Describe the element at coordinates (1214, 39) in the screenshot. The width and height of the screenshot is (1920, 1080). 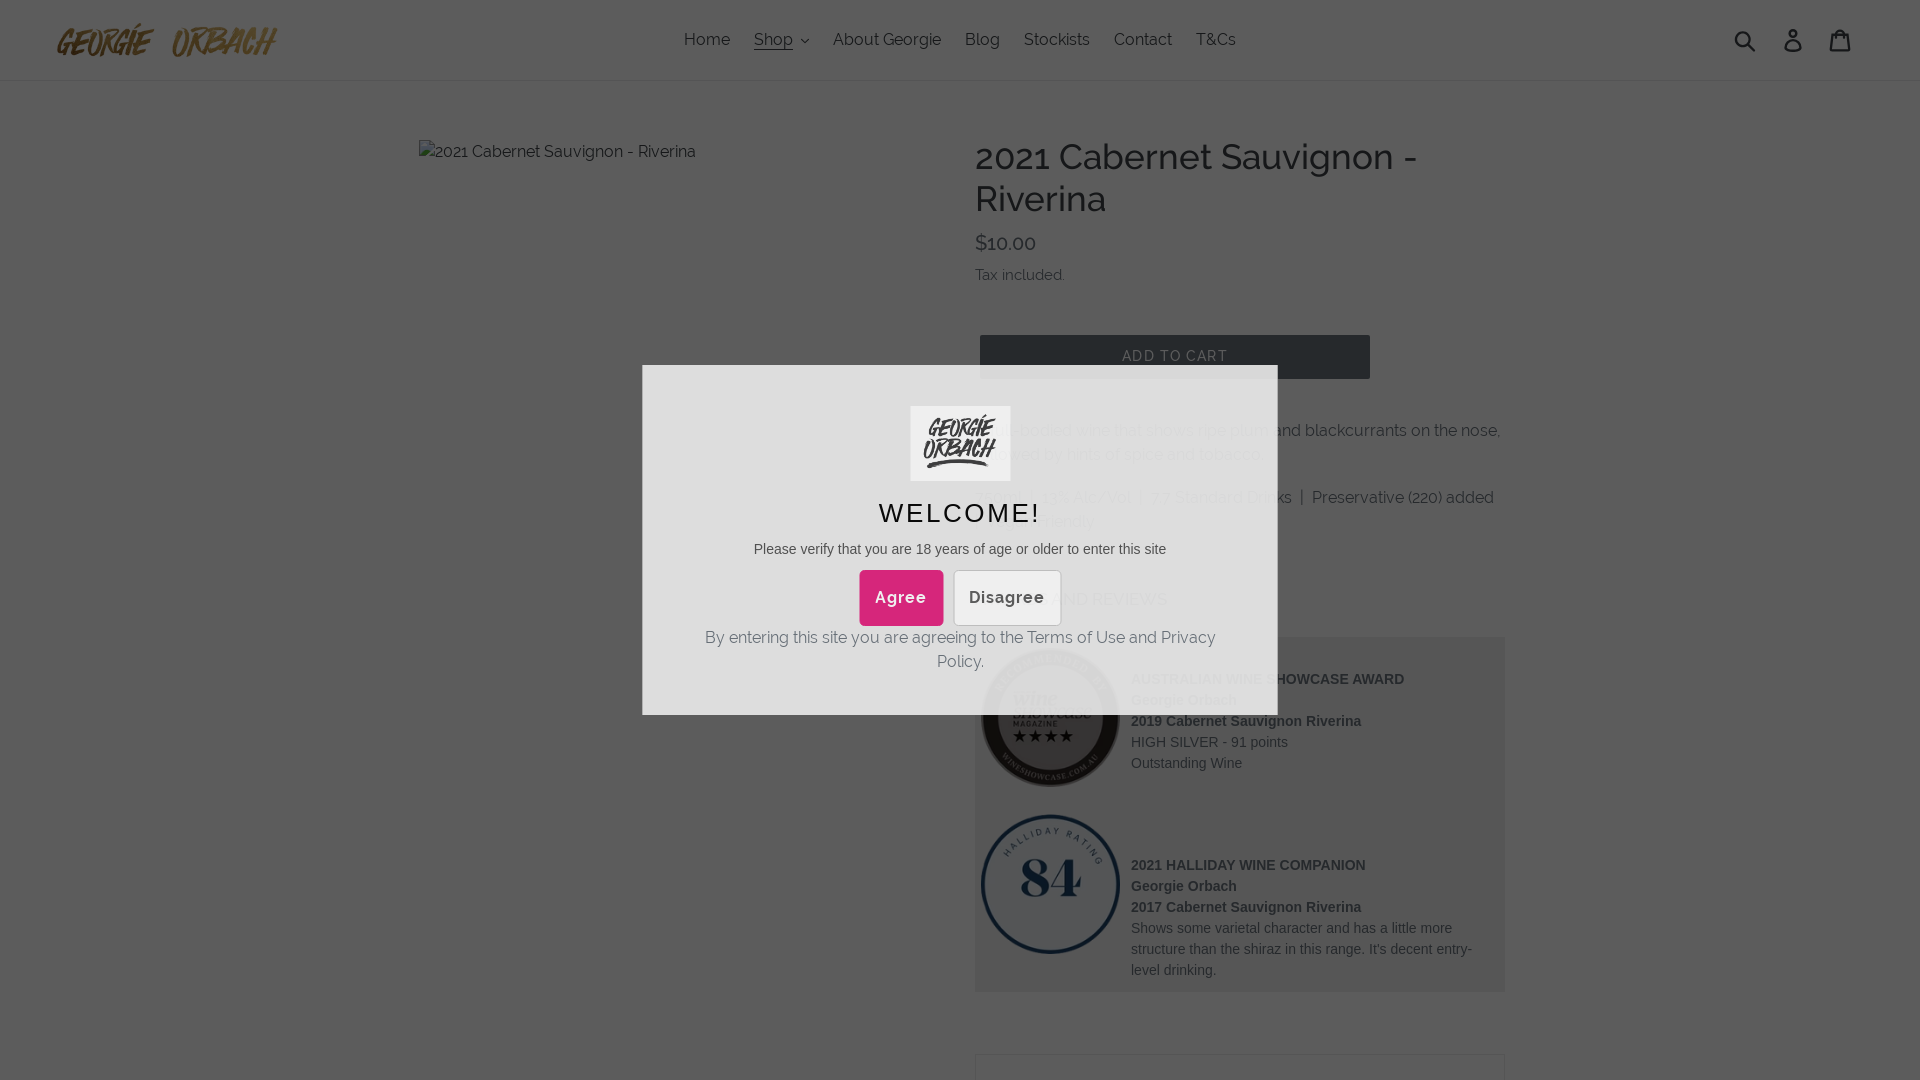
I see `'T&Cs'` at that location.